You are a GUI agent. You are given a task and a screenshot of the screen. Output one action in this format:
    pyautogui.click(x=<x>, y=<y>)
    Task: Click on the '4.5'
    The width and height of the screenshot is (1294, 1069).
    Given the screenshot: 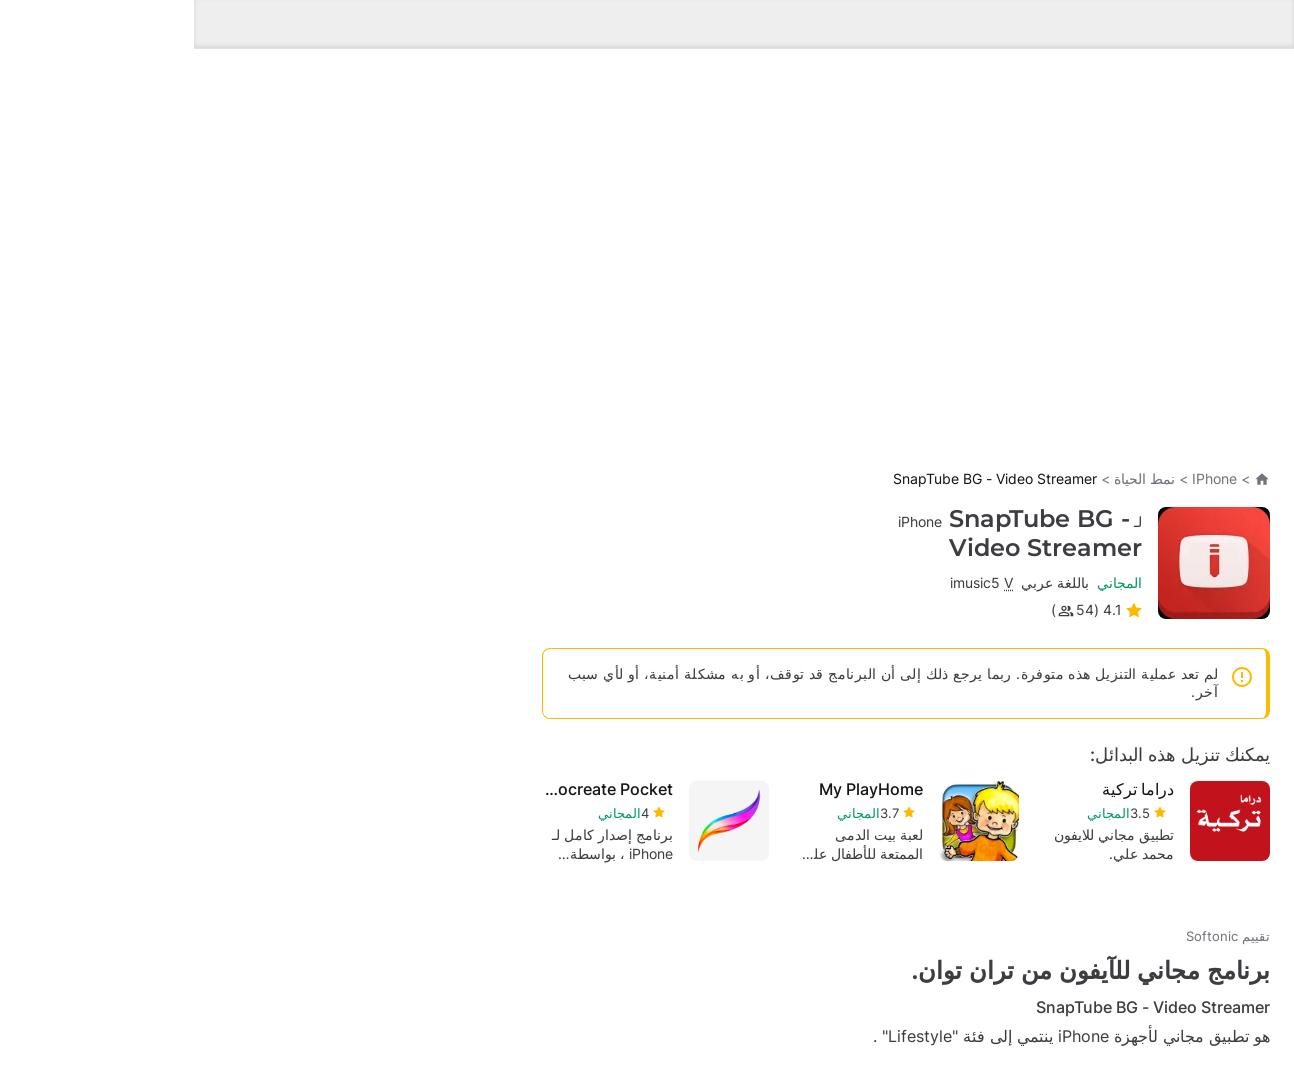 What is the action you would take?
    pyautogui.click(x=694, y=852)
    